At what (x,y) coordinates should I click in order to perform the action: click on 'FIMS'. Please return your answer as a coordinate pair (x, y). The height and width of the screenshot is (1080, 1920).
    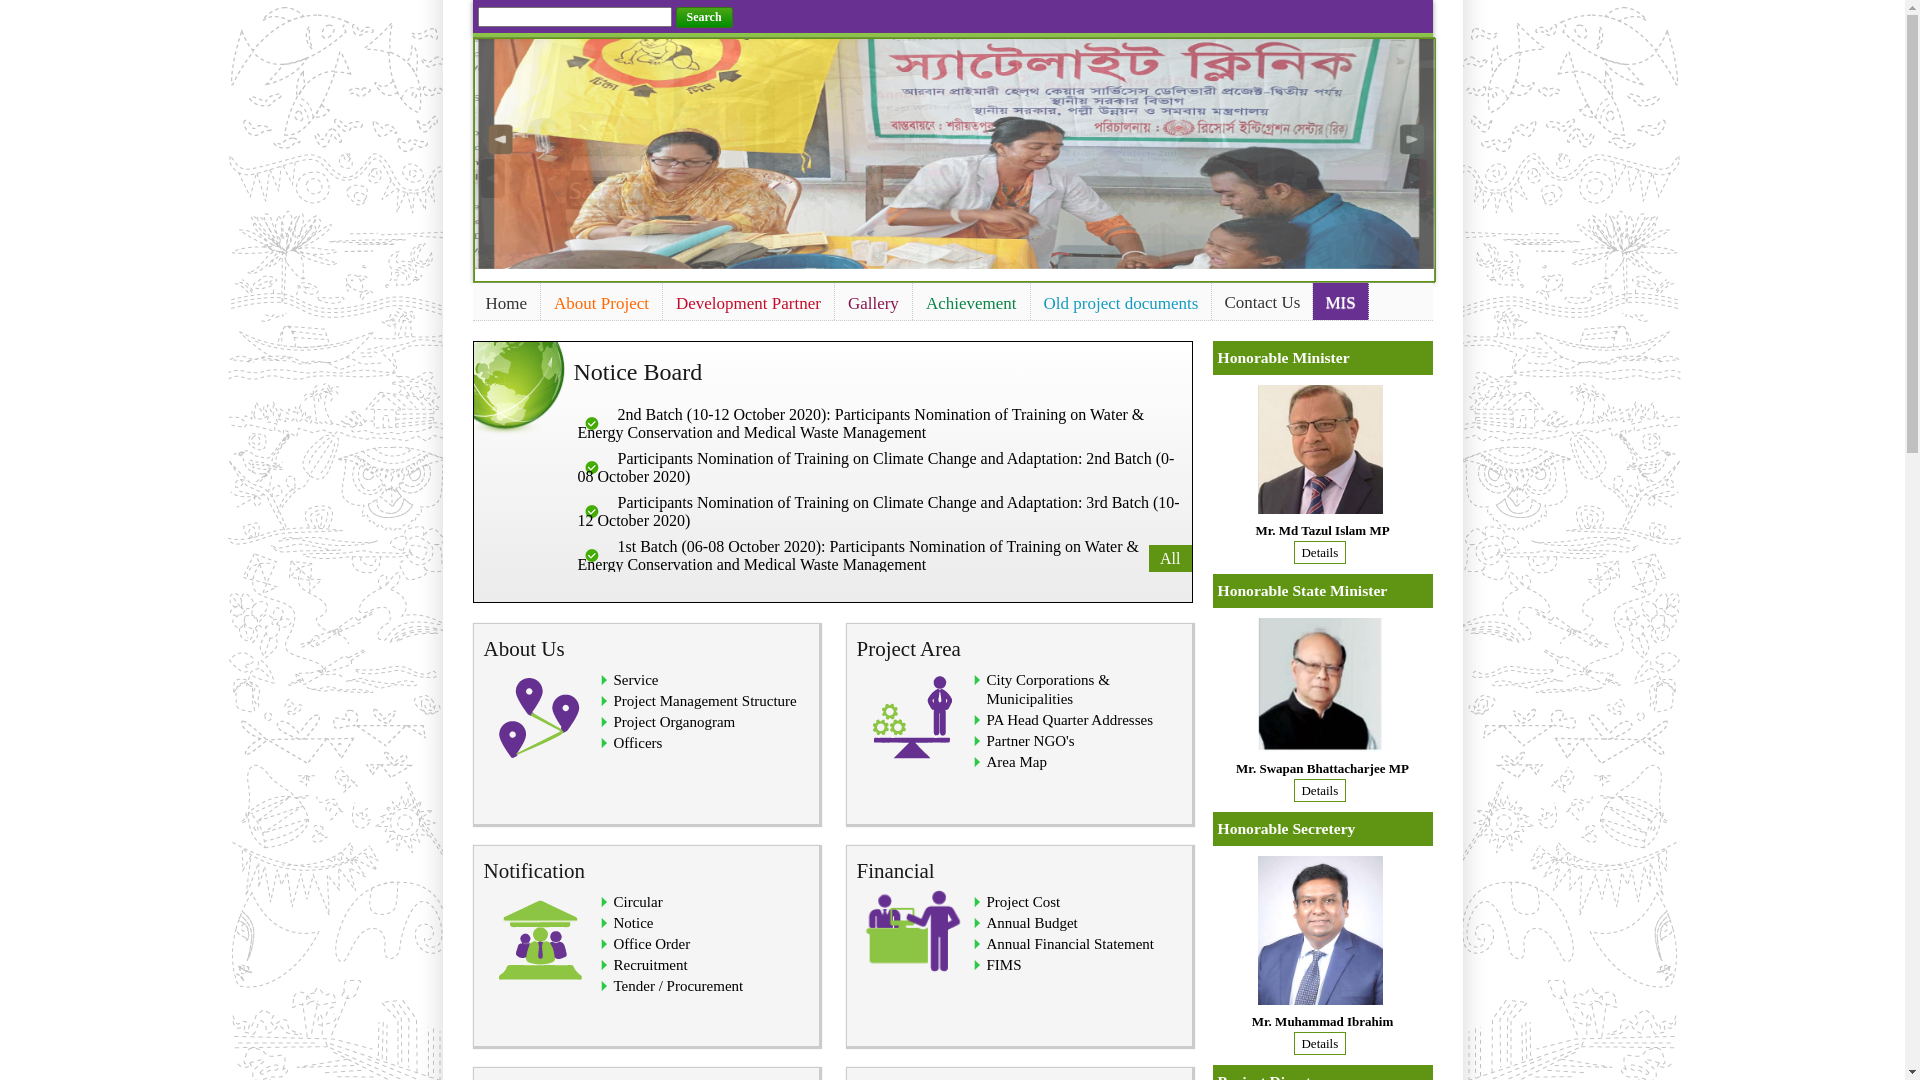
    Looking at the image, I should click on (985, 963).